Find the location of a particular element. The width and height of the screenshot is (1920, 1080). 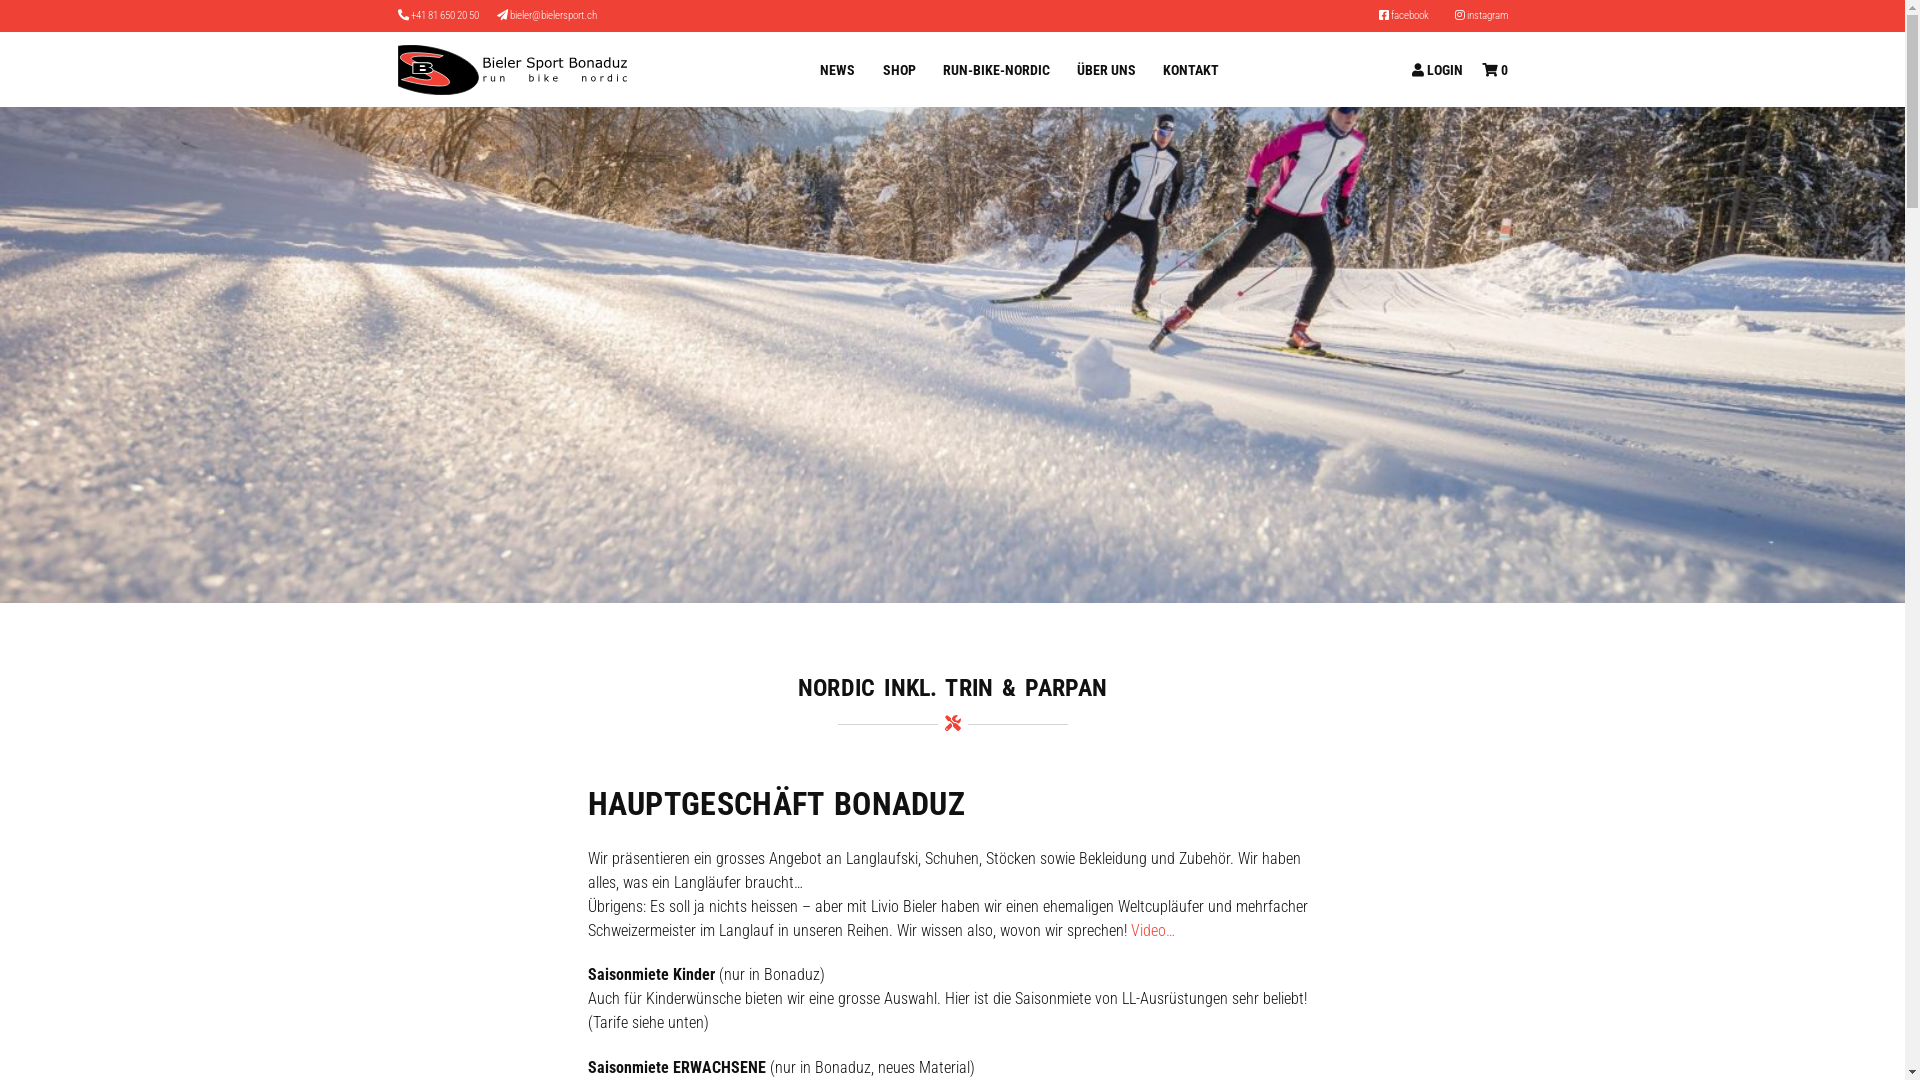

'NEWS' is located at coordinates (837, 68).